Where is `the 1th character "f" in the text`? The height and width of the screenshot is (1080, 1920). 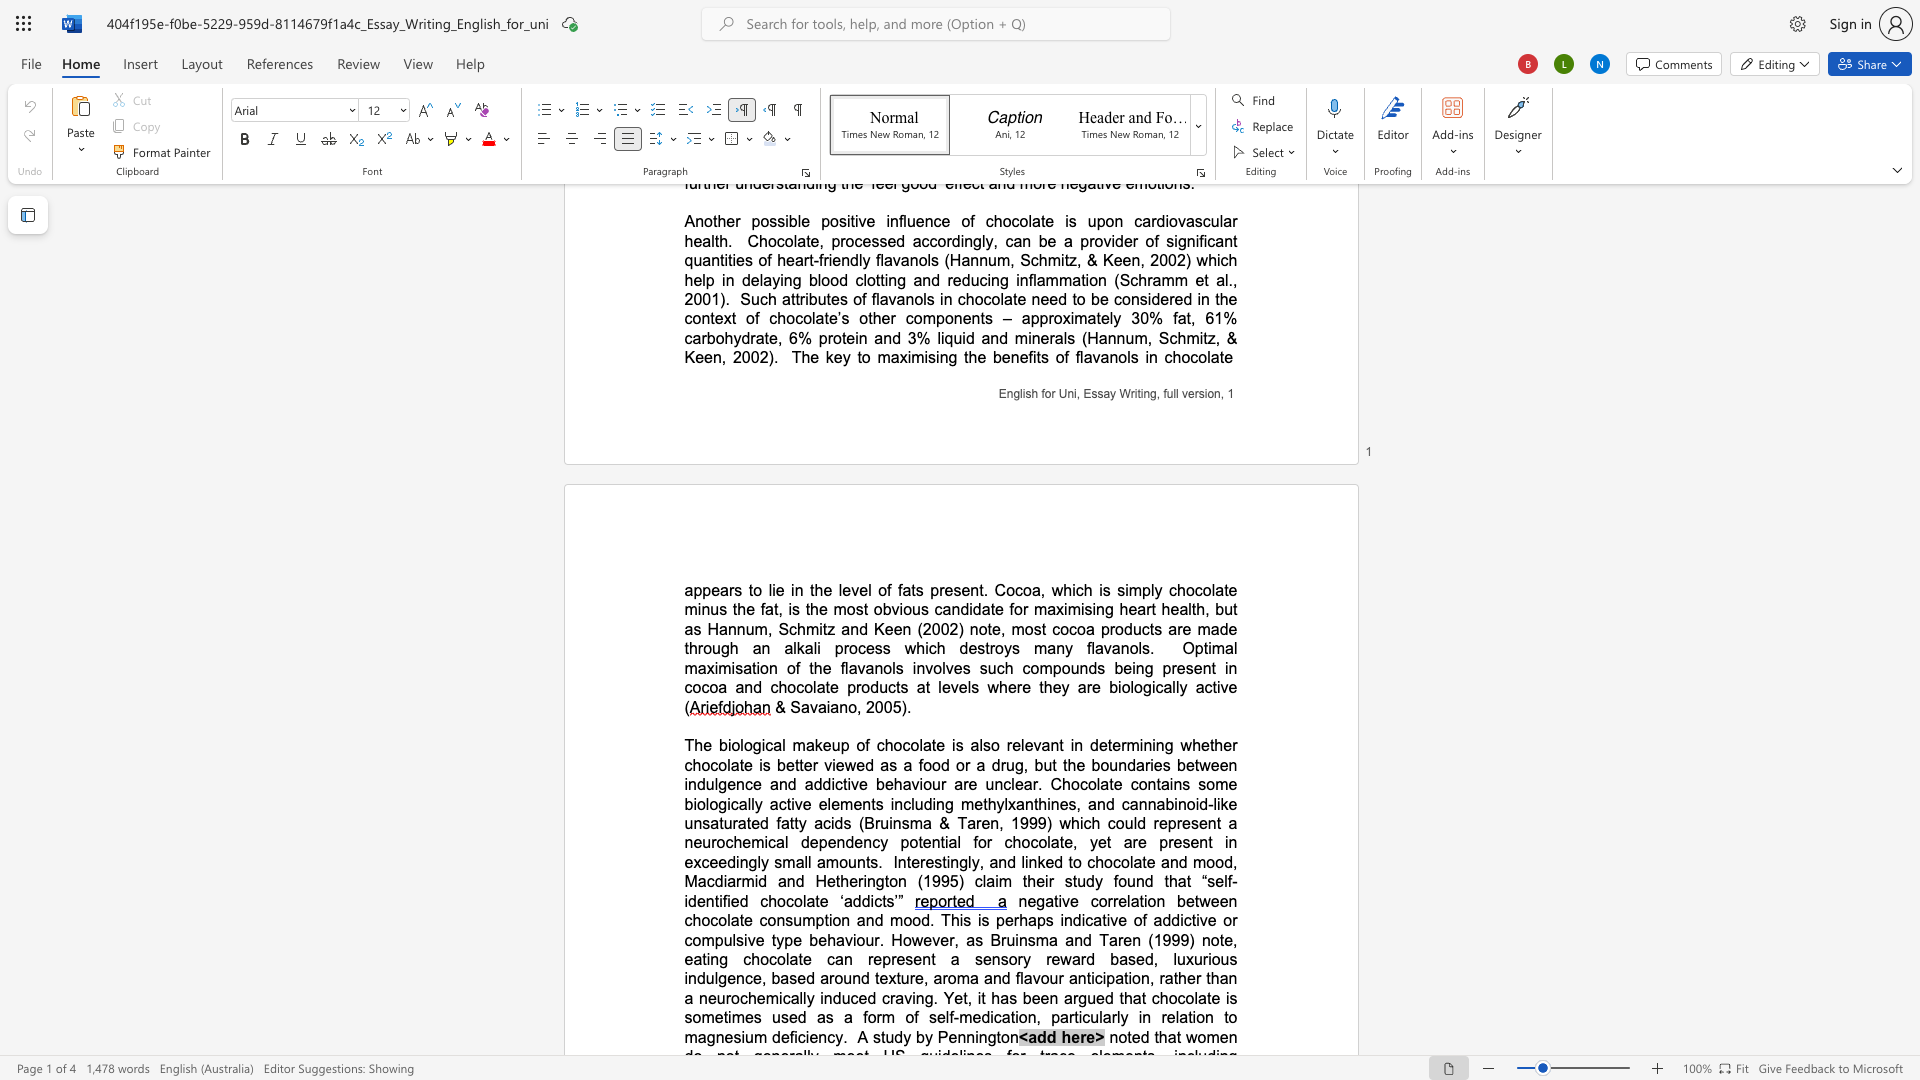
the 1th character "f" in the text is located at coordinates (975, 842).